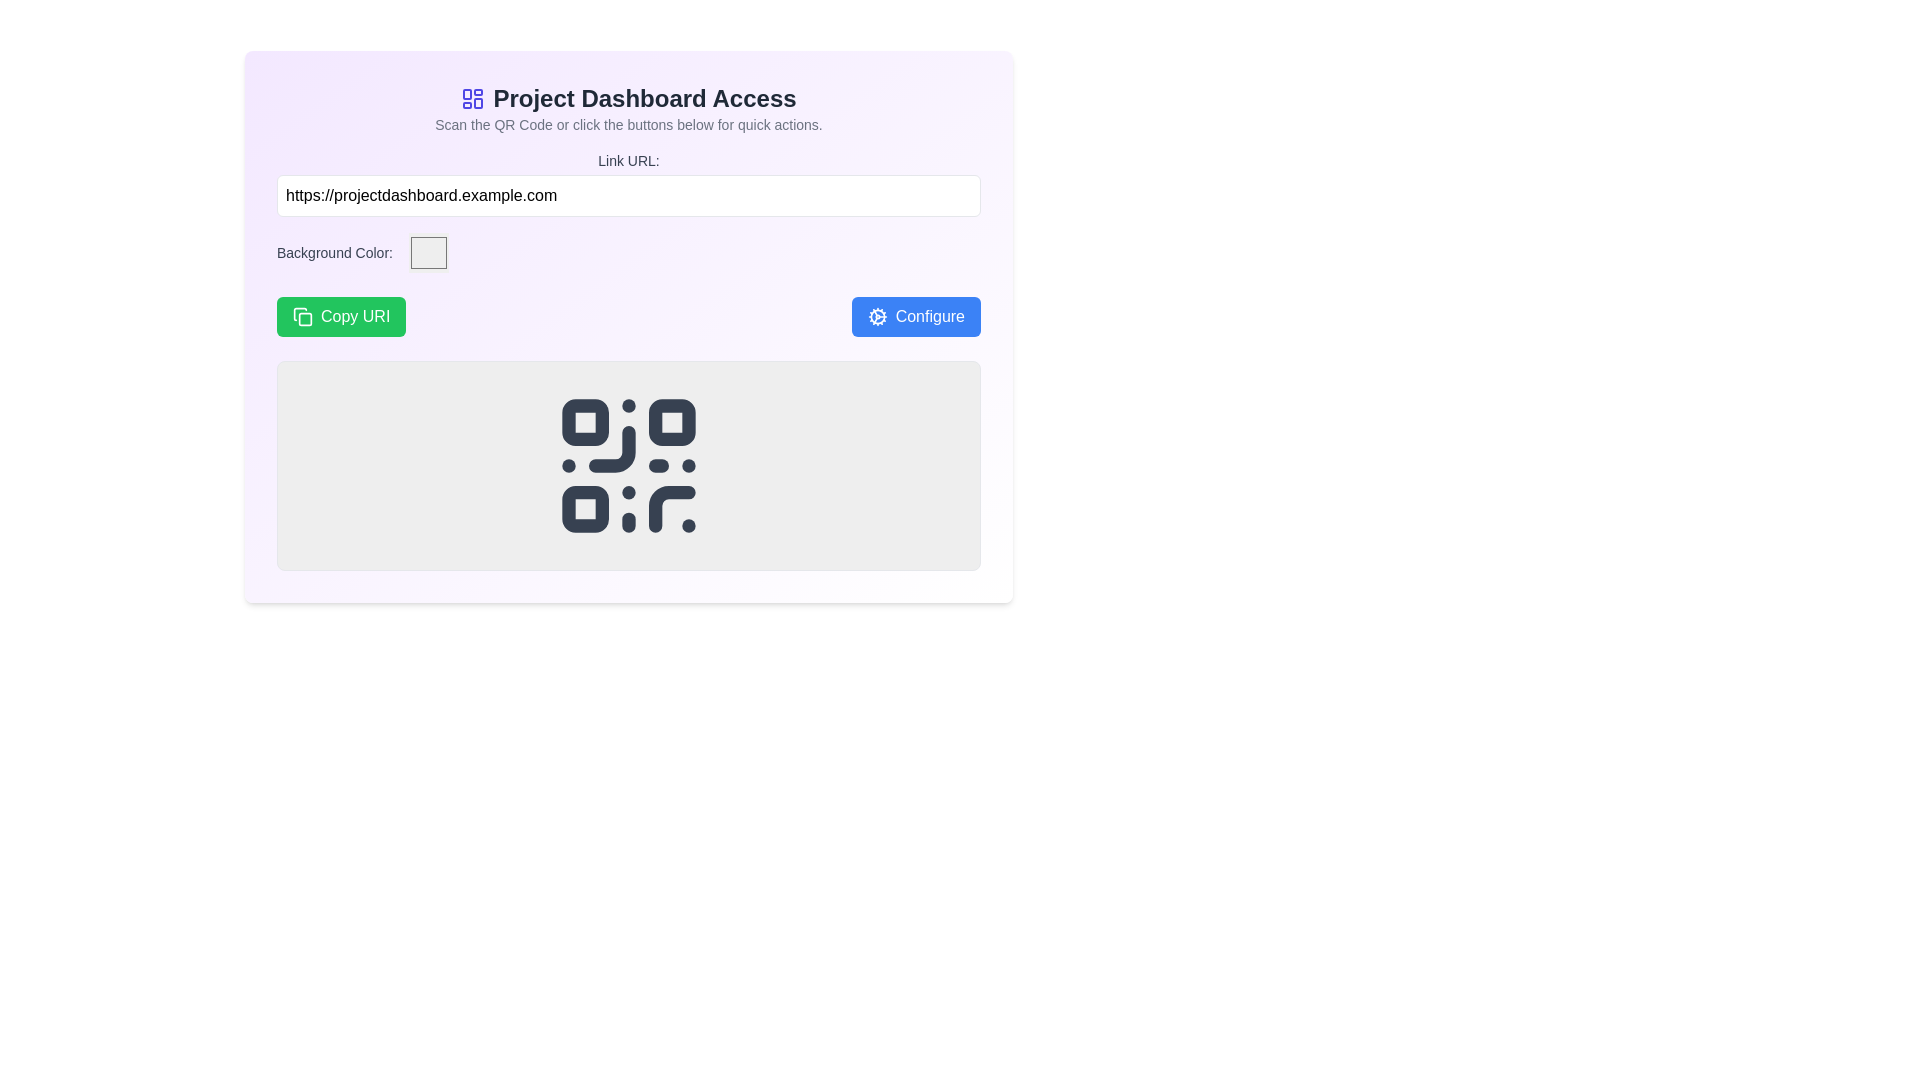 This screenshot has height=1080, width=1920. Describe the element at coordinates (472, 99) in the screenshot. I see `the SVG-based dashboard layout icon, which is purple and located to the left of the 'Project Dashboard Access' text in the header section` at that location.